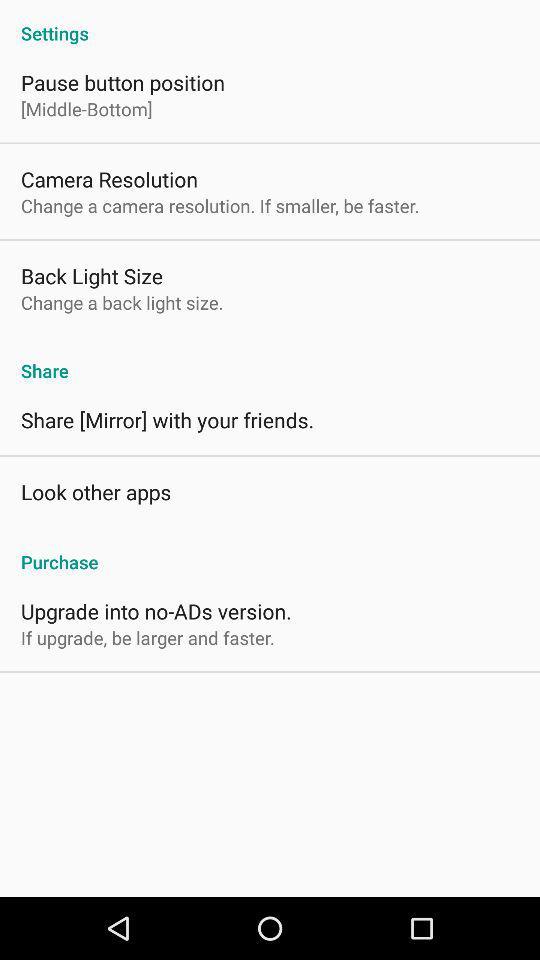  What do you see at coordinates (123, 82) in the screenshot?
I see `pause button position icon` at bounding box center [123, 82].